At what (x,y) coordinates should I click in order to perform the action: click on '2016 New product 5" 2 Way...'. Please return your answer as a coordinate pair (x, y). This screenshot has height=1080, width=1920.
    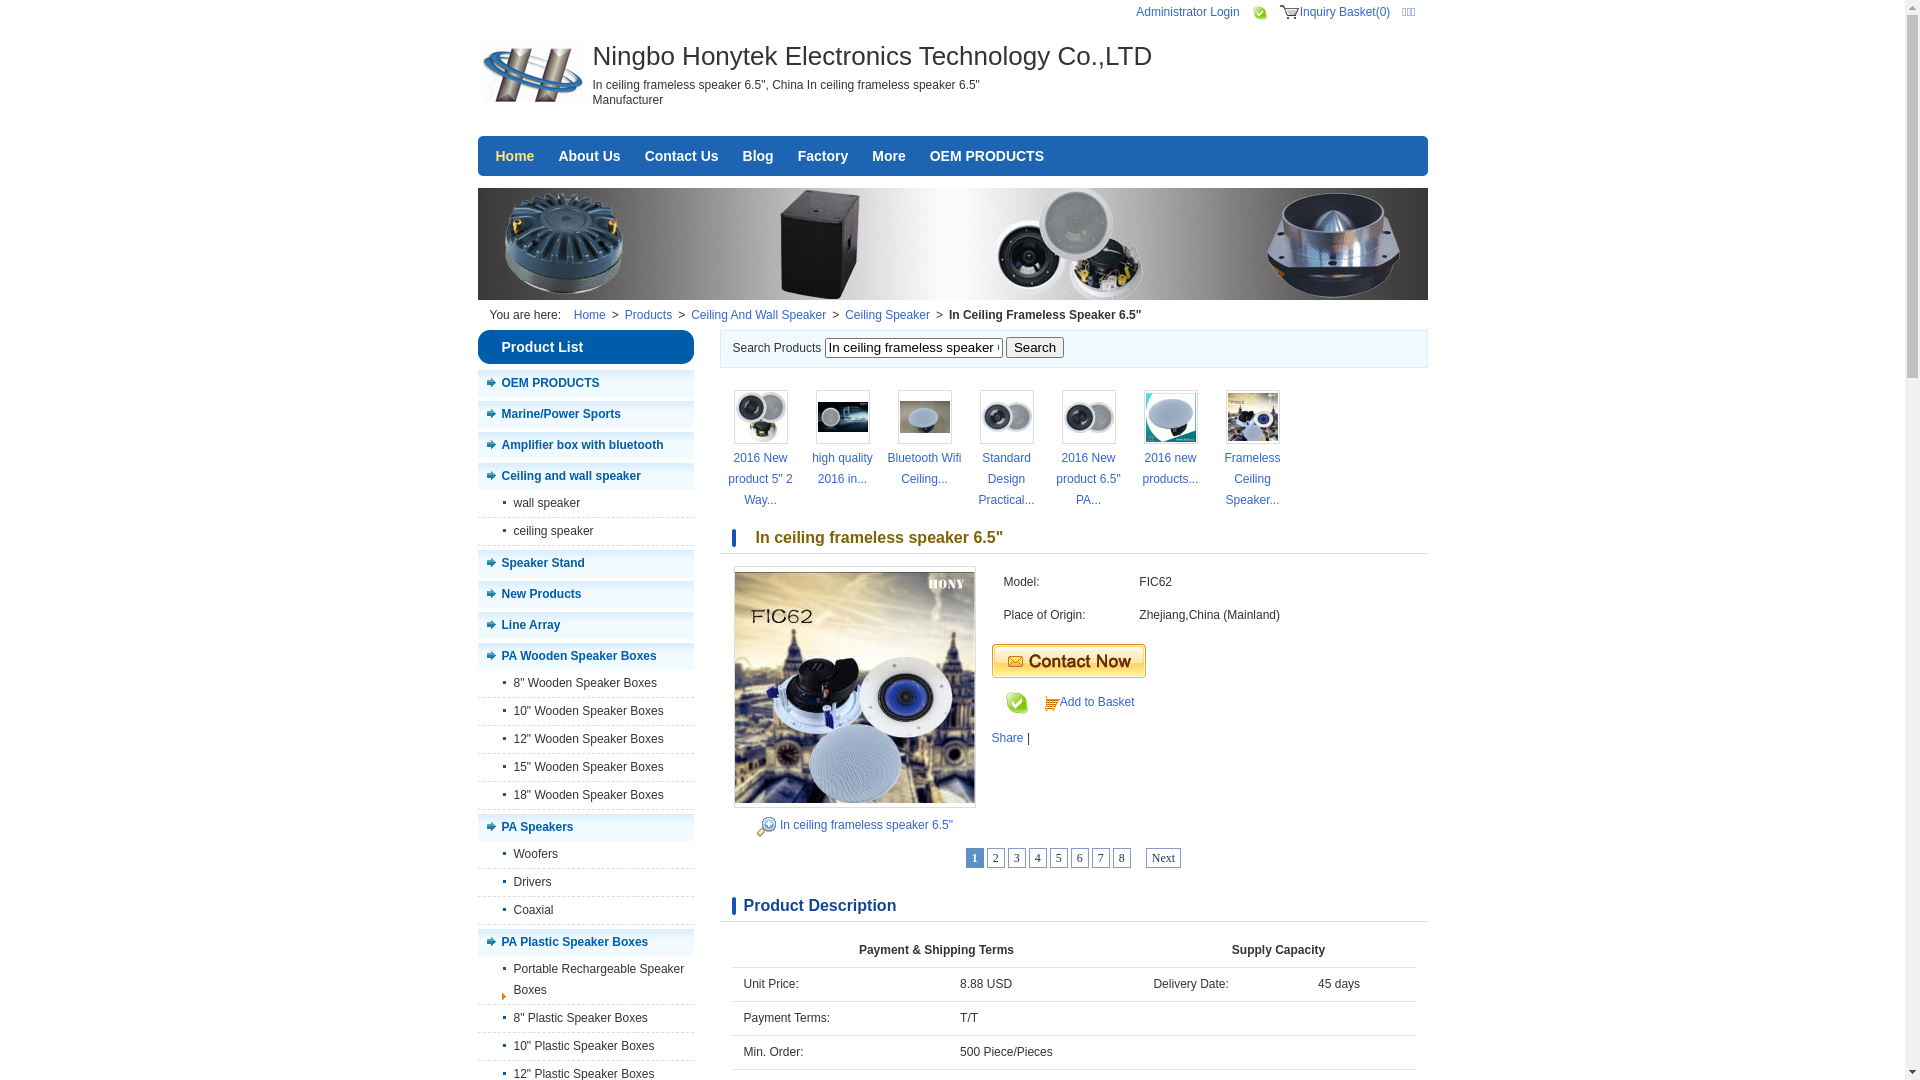
    Looking at the image, I should click on (727, 478).